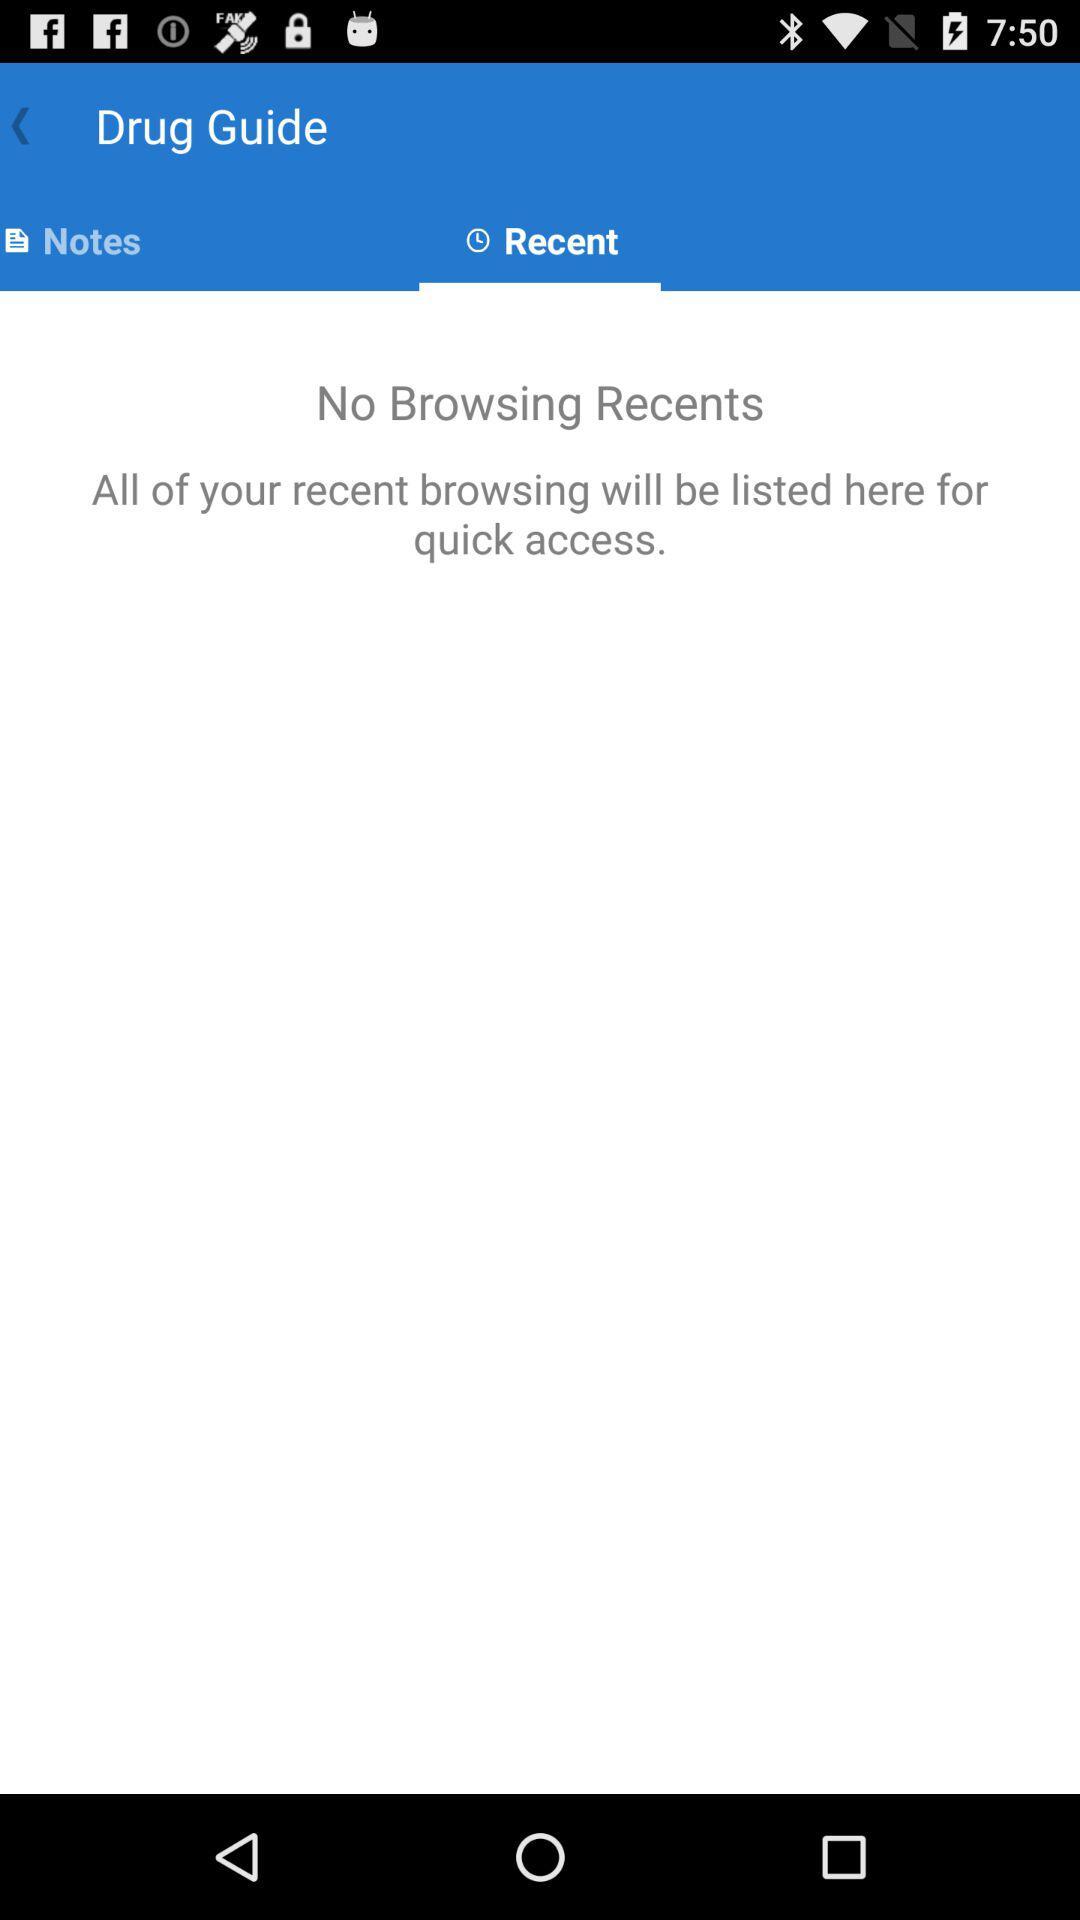 The image size is (1080, 1920). Describe the element at coordinates (69, 240) in the screenshot. I see `the   notes` at that location.